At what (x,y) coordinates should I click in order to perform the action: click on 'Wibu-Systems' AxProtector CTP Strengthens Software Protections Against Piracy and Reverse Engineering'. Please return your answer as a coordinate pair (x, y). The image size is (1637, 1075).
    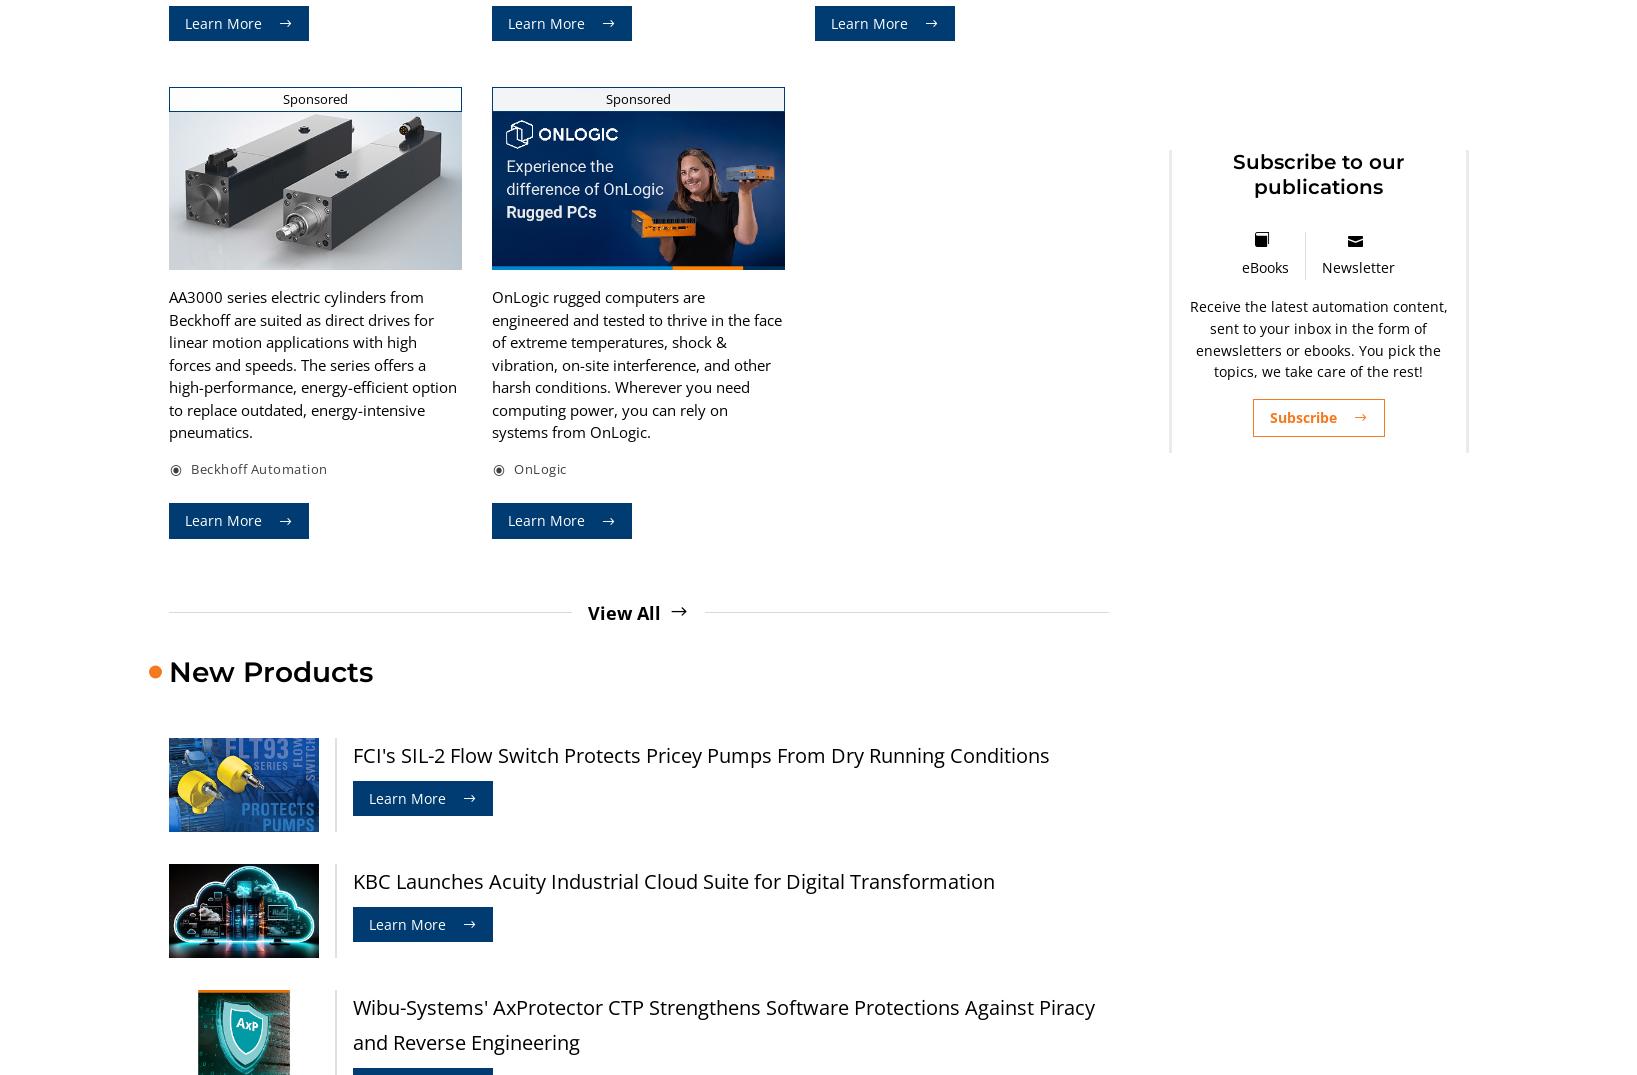
    Looking at the image, I should click on (723, 1023).